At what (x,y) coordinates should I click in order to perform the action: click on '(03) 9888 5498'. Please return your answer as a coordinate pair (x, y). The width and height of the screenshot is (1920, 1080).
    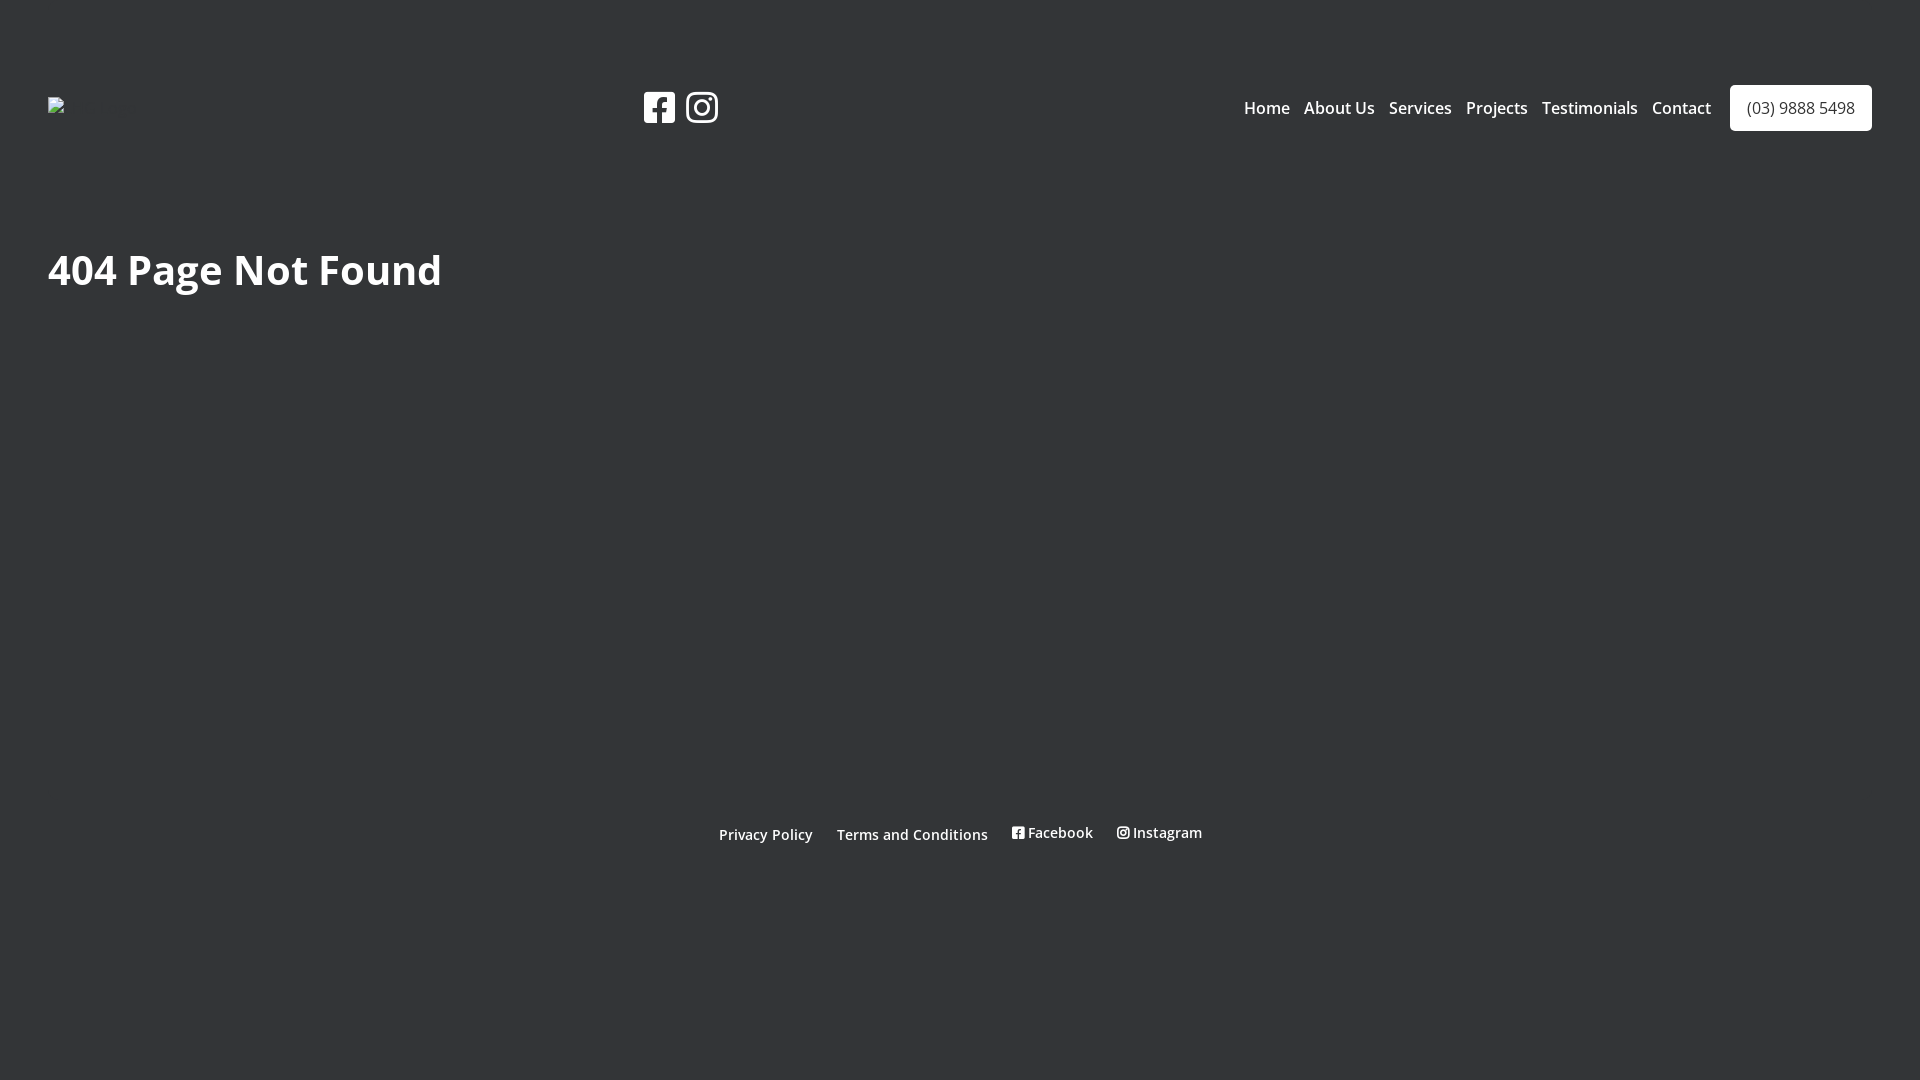
    Looking at the image, I should click on (1800, 107).